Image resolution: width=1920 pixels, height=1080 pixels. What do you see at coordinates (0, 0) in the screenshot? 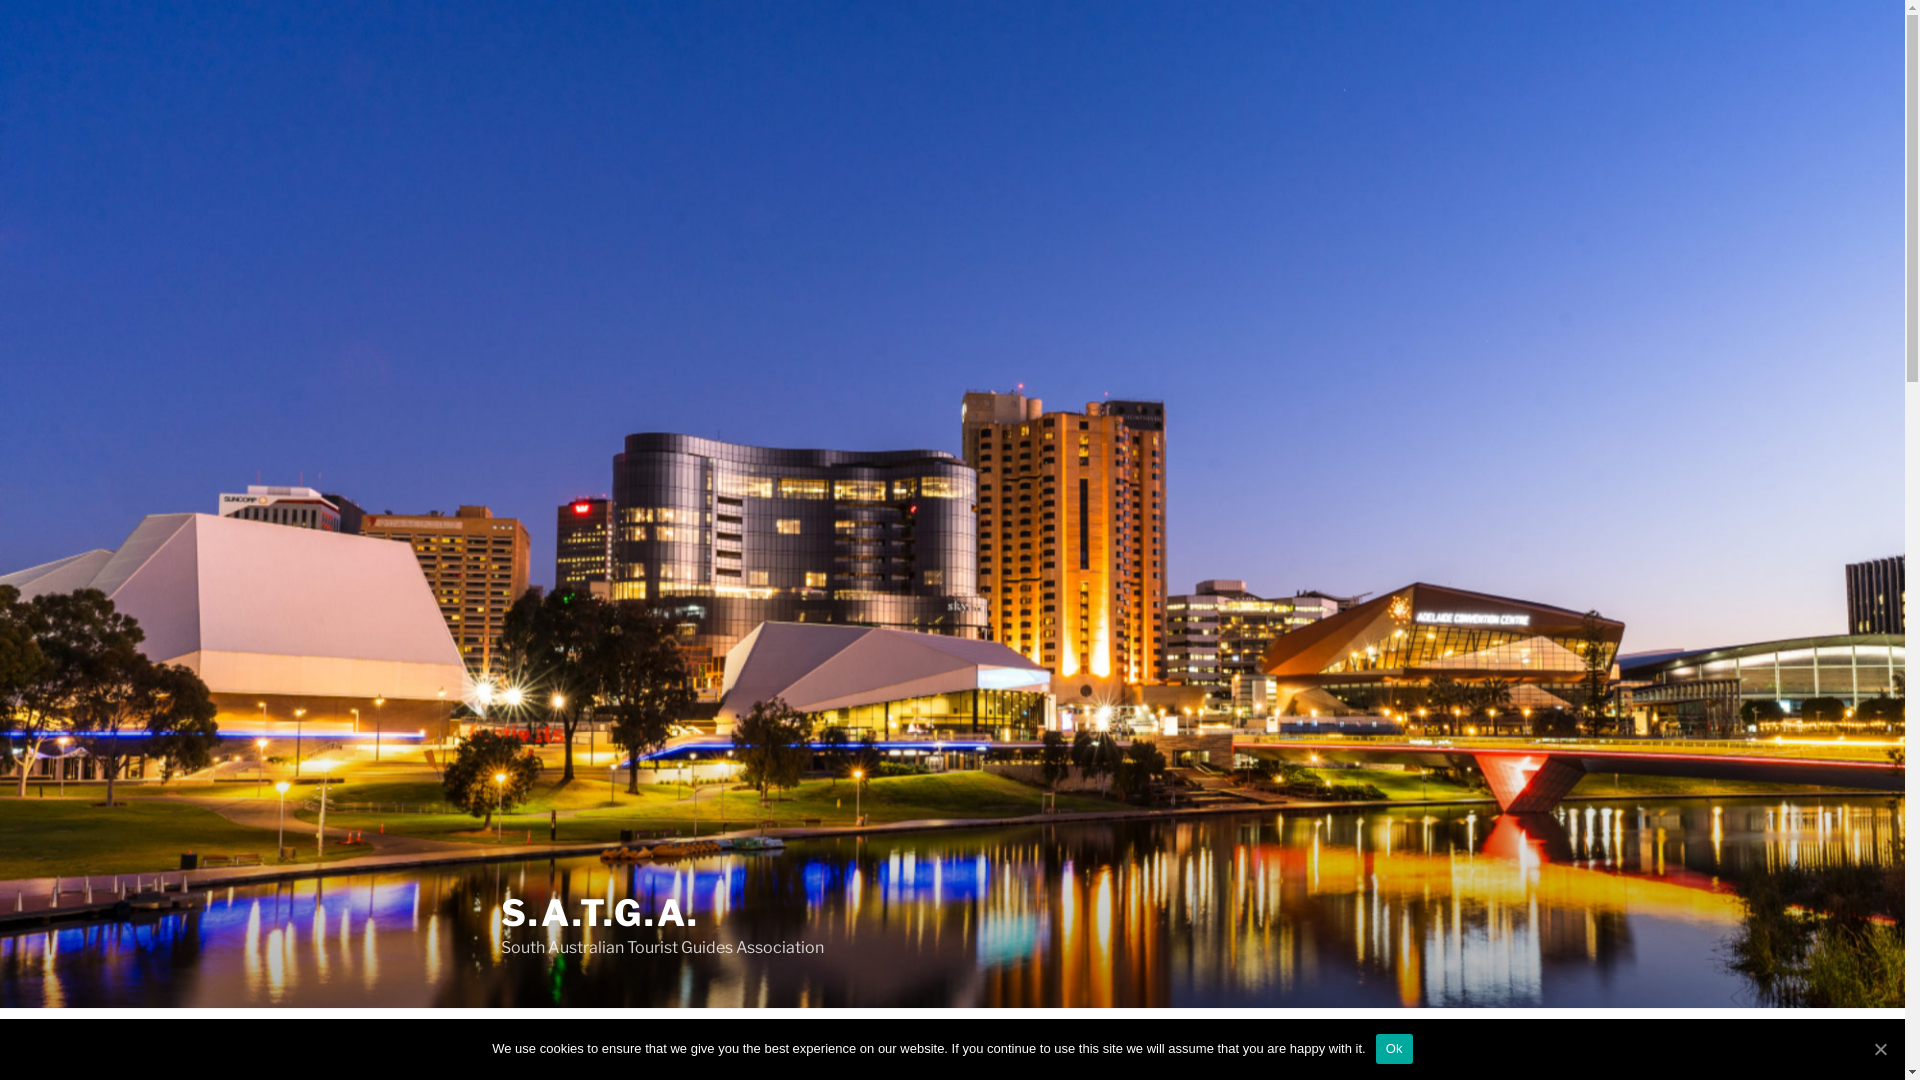
I see `'Skip to content'` at bounding box center [0, 0].